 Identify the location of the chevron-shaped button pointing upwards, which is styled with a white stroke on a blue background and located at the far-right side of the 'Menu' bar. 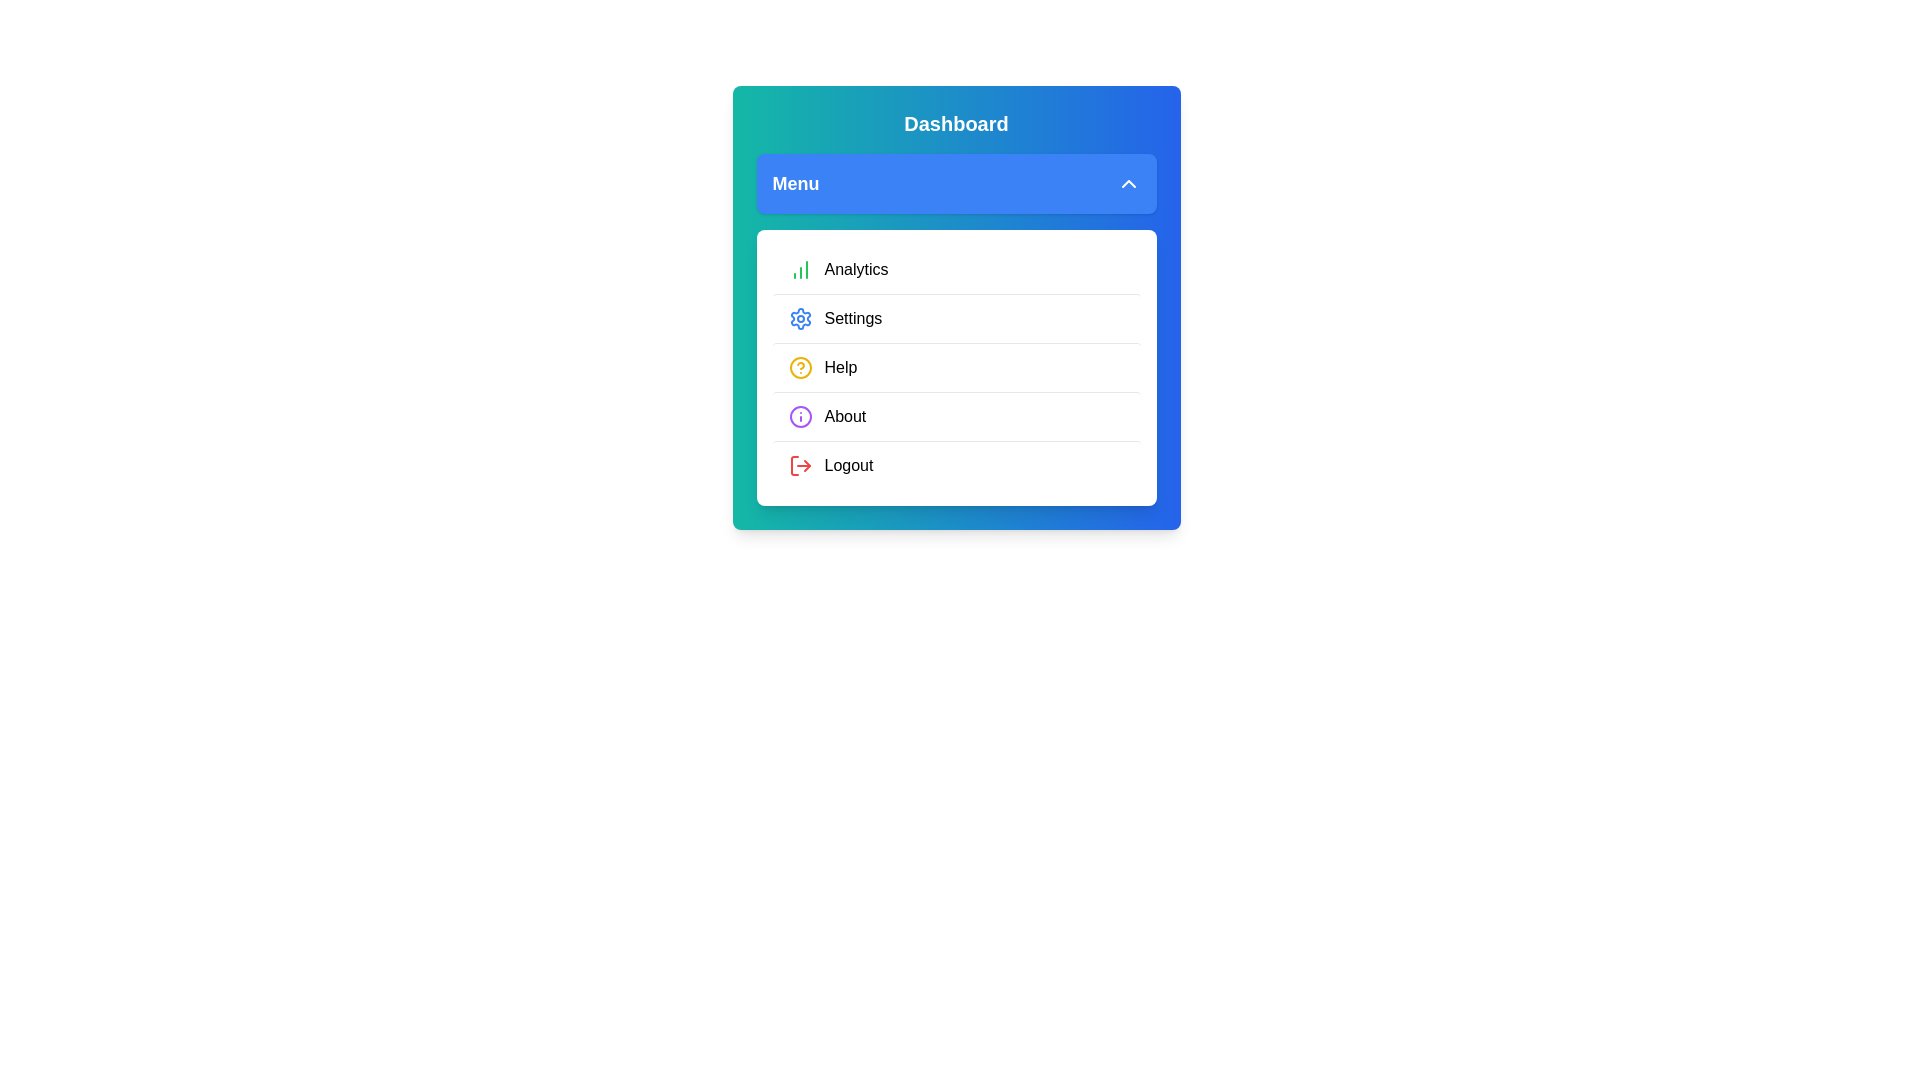
(1128, 184).